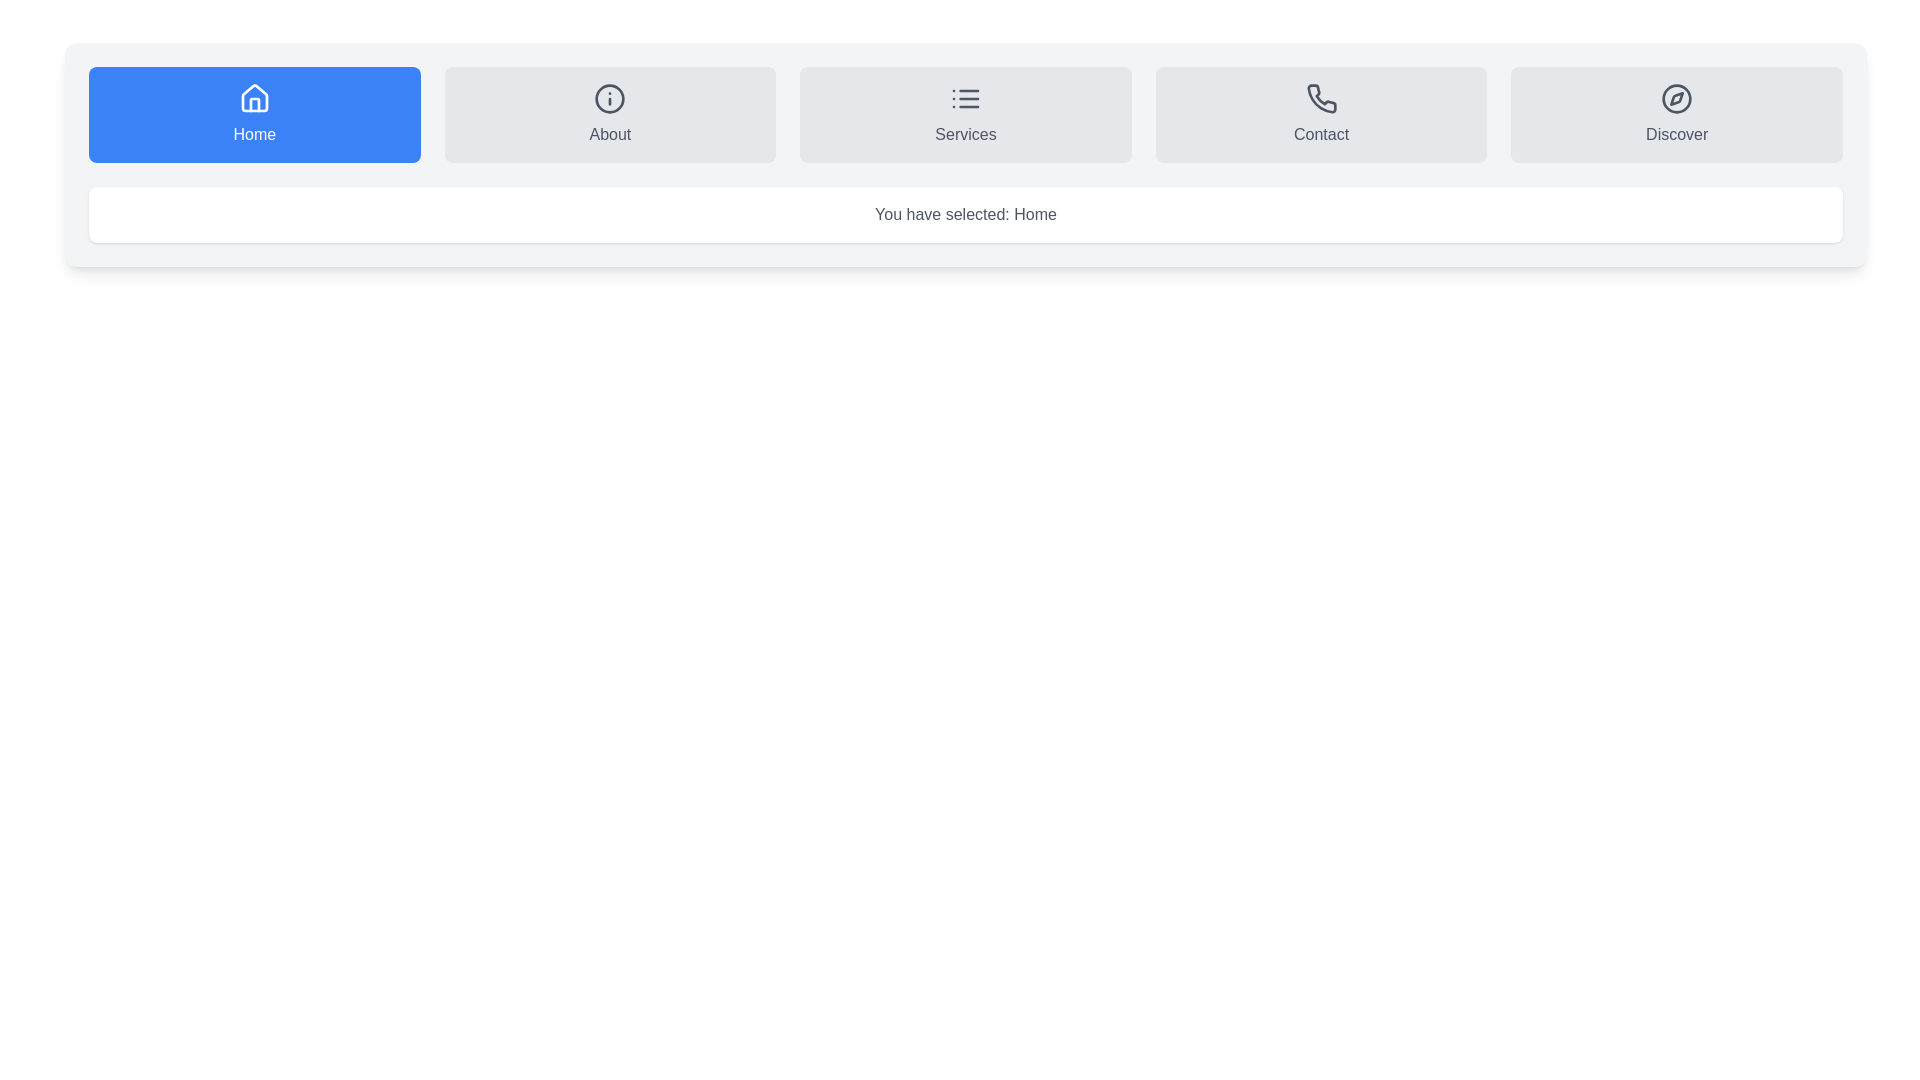  Describe the element at coordinates (965, 215) in the screenshot. I see `contents of the white text block displaying the message 'You have selected: Home', which is located below the navigation bar` at that location.